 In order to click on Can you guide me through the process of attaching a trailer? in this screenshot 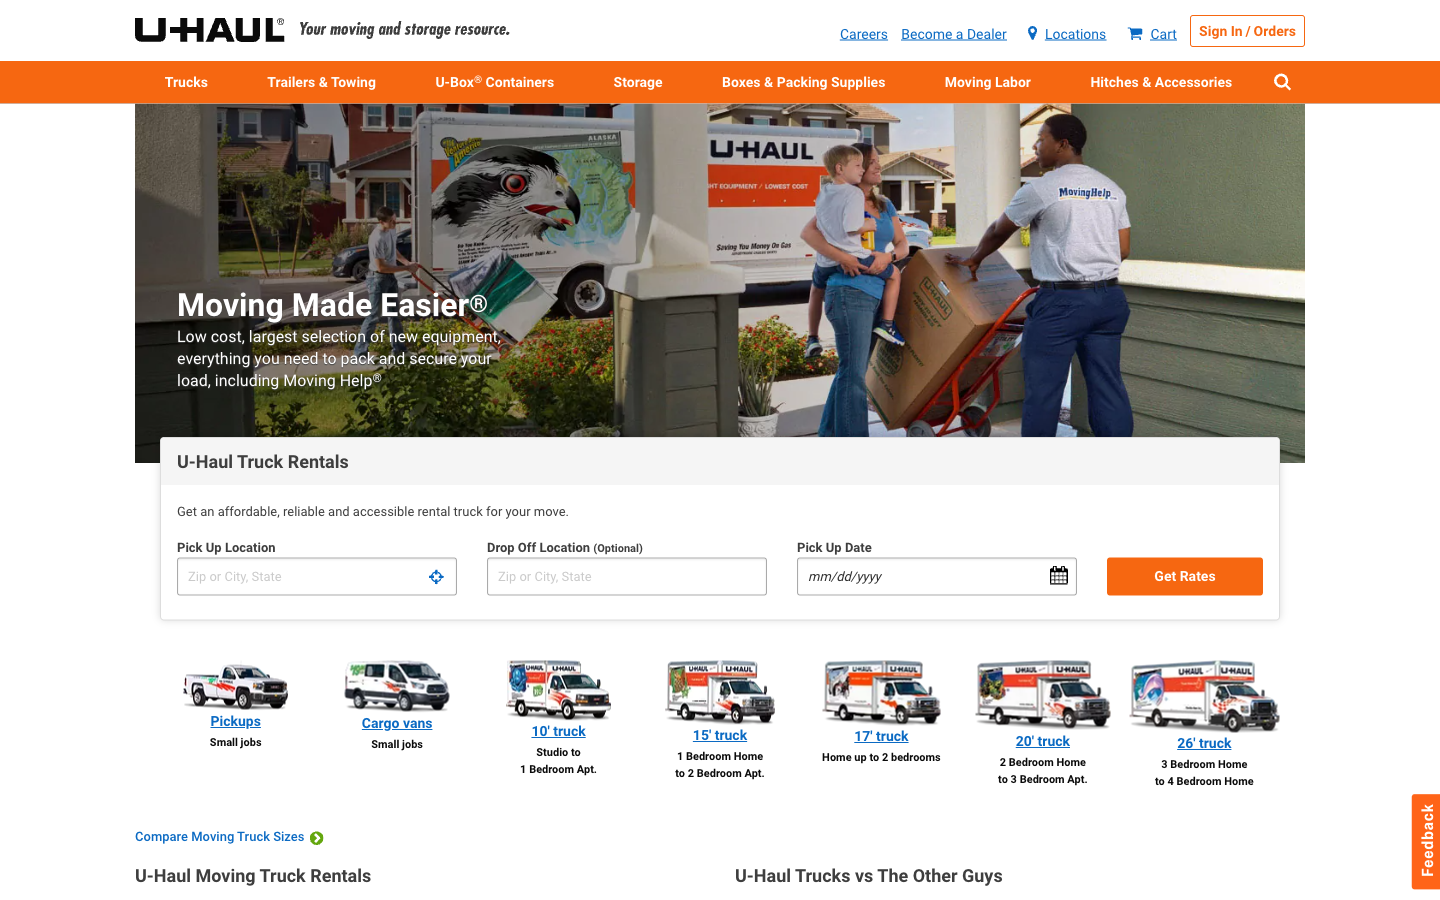, I will do `click(1161, 80)`.